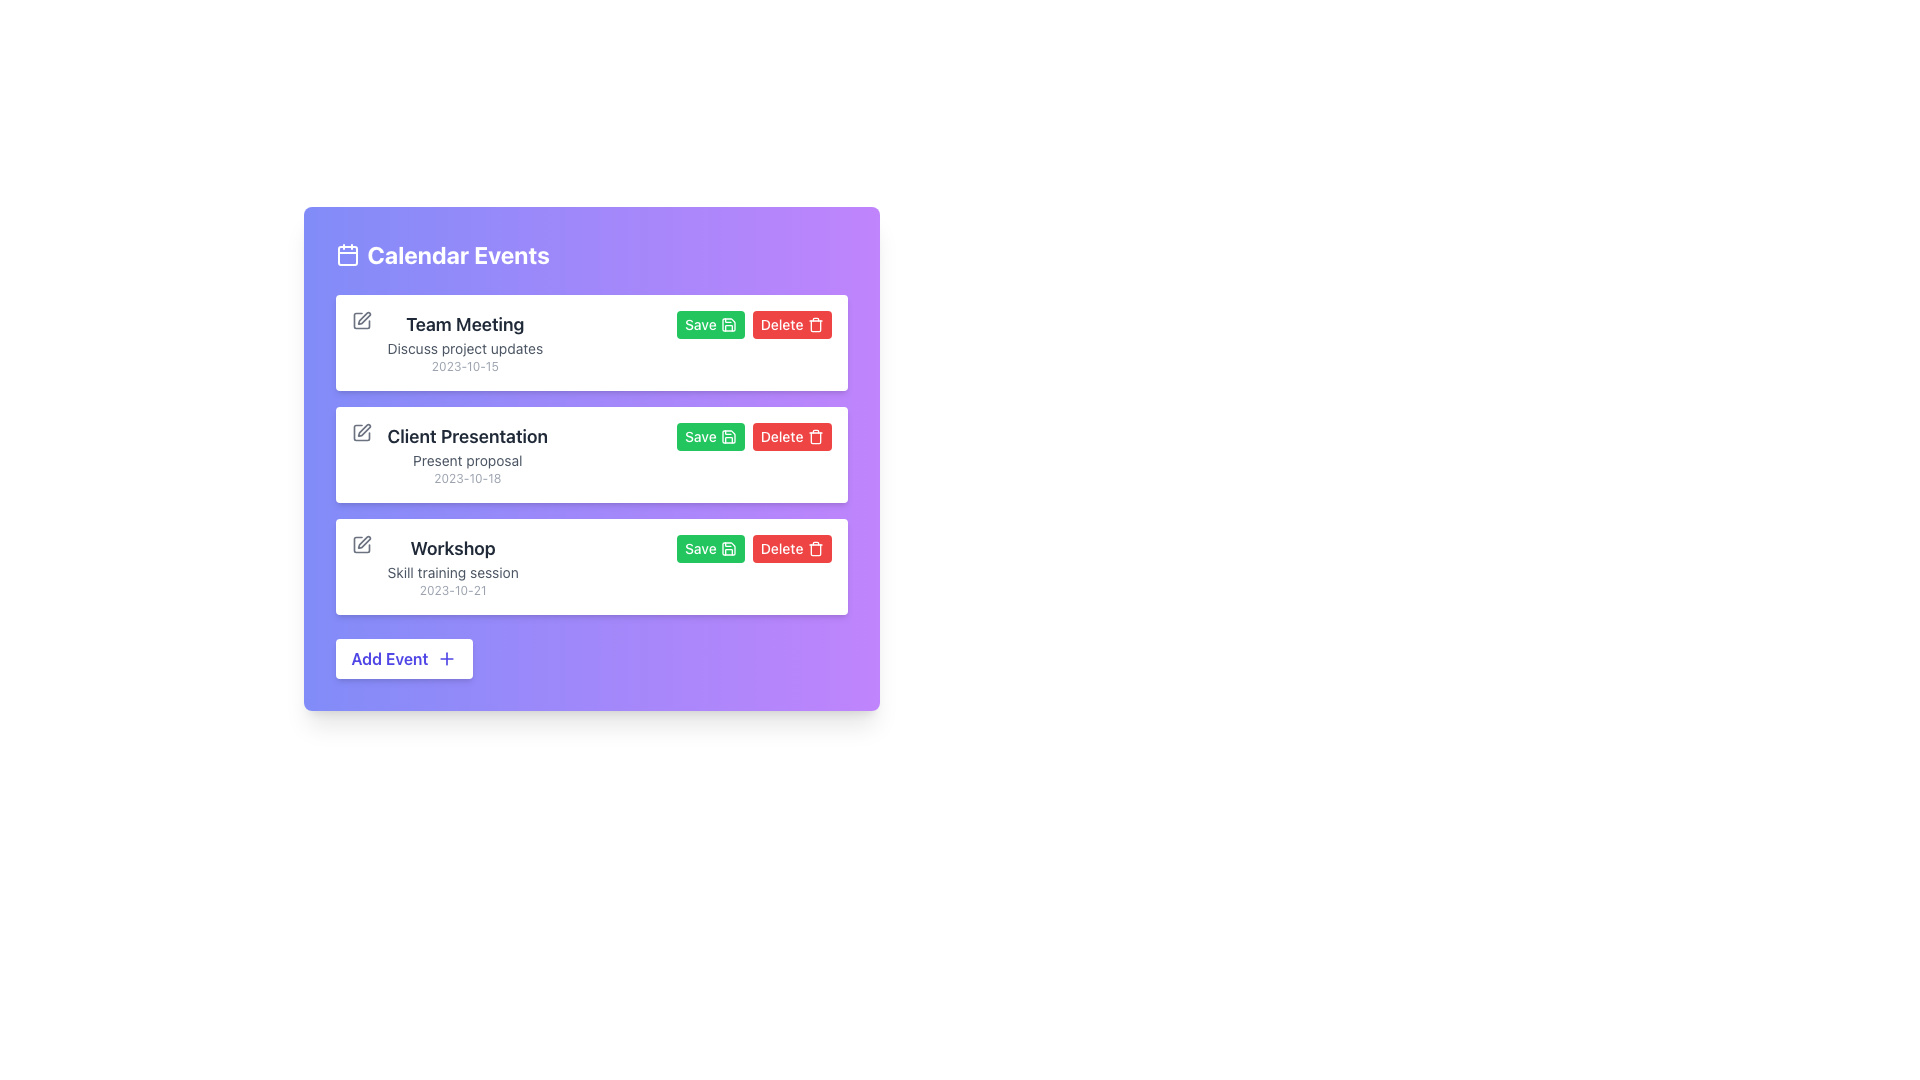  I want to click on the 'Delete' button in the grouped button set for the 'Client Presentation' entry located in the 'Calendar Events' section, so click(753, 435).